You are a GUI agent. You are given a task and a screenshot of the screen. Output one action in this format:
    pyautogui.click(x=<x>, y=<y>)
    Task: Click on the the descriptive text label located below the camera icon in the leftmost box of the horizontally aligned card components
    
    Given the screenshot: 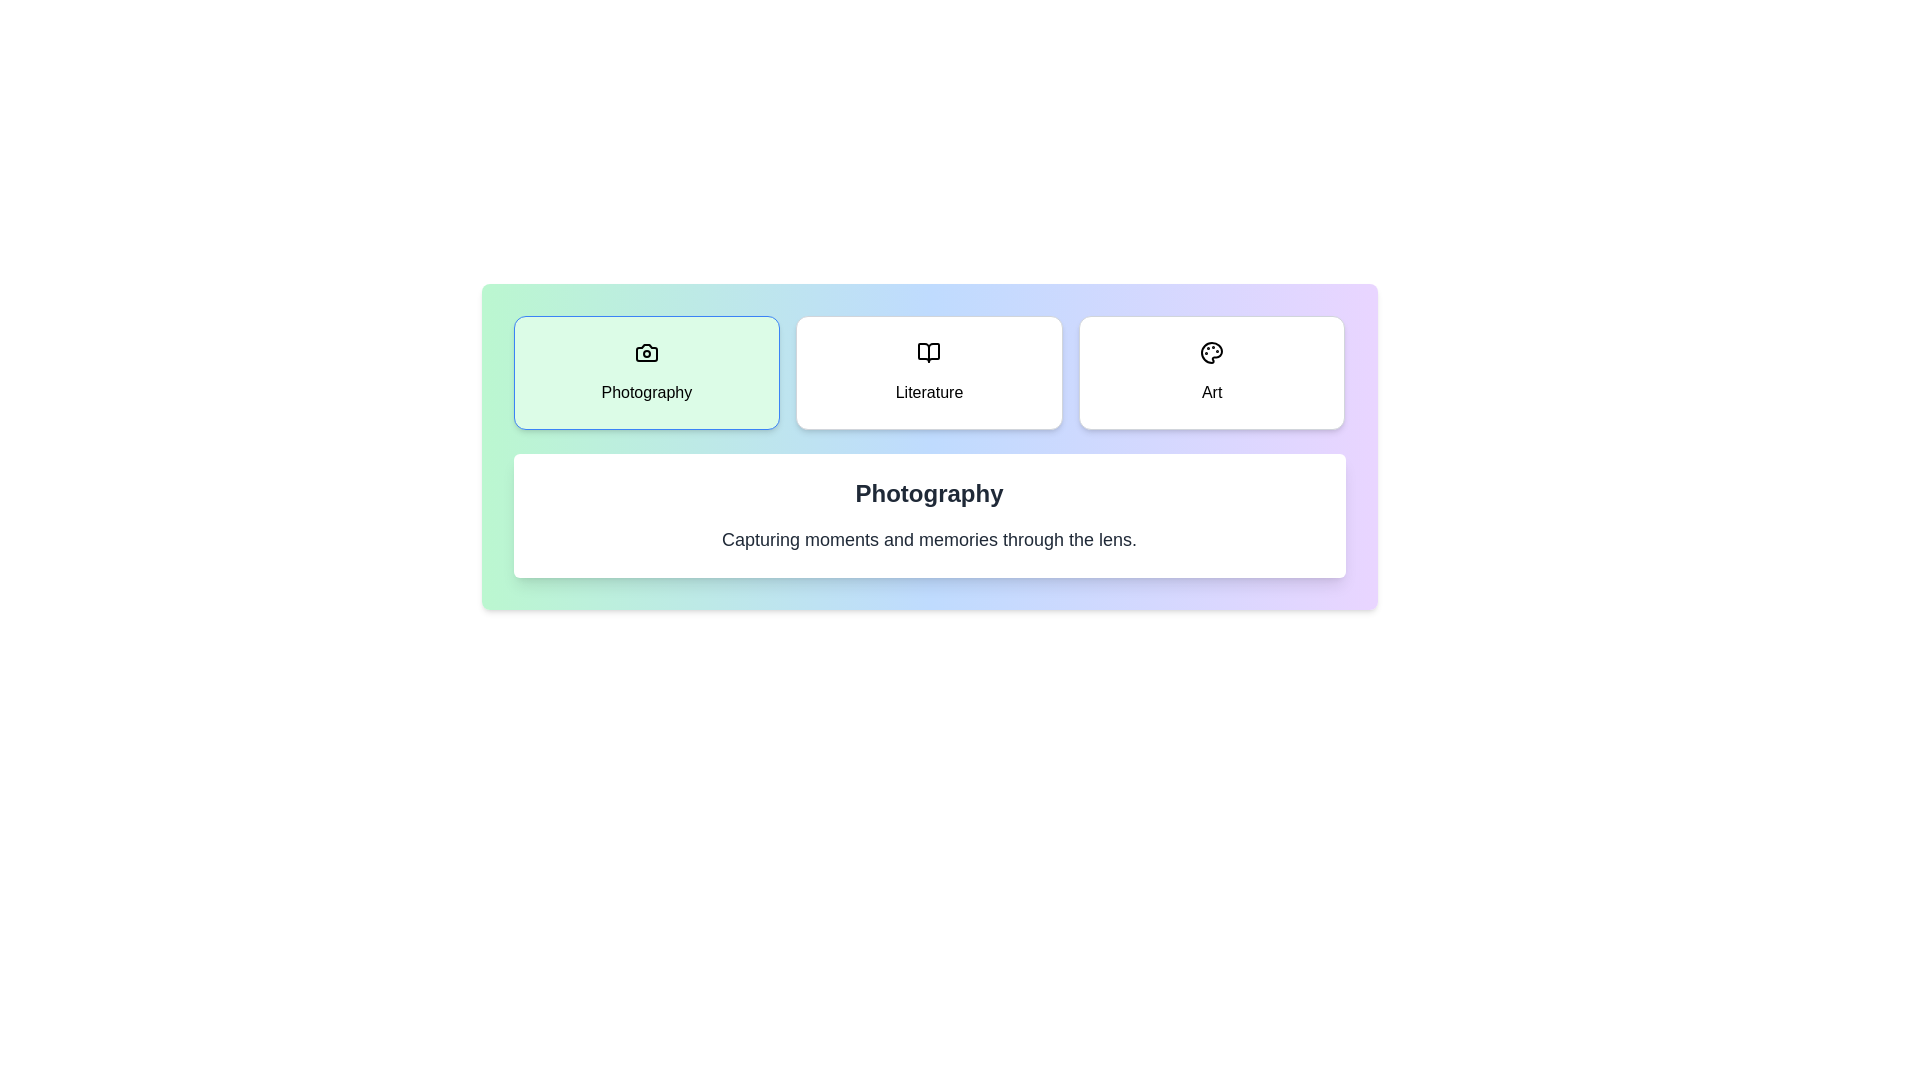 What is the action you would take?
    pyautogui.click(x=646, y=393)
    